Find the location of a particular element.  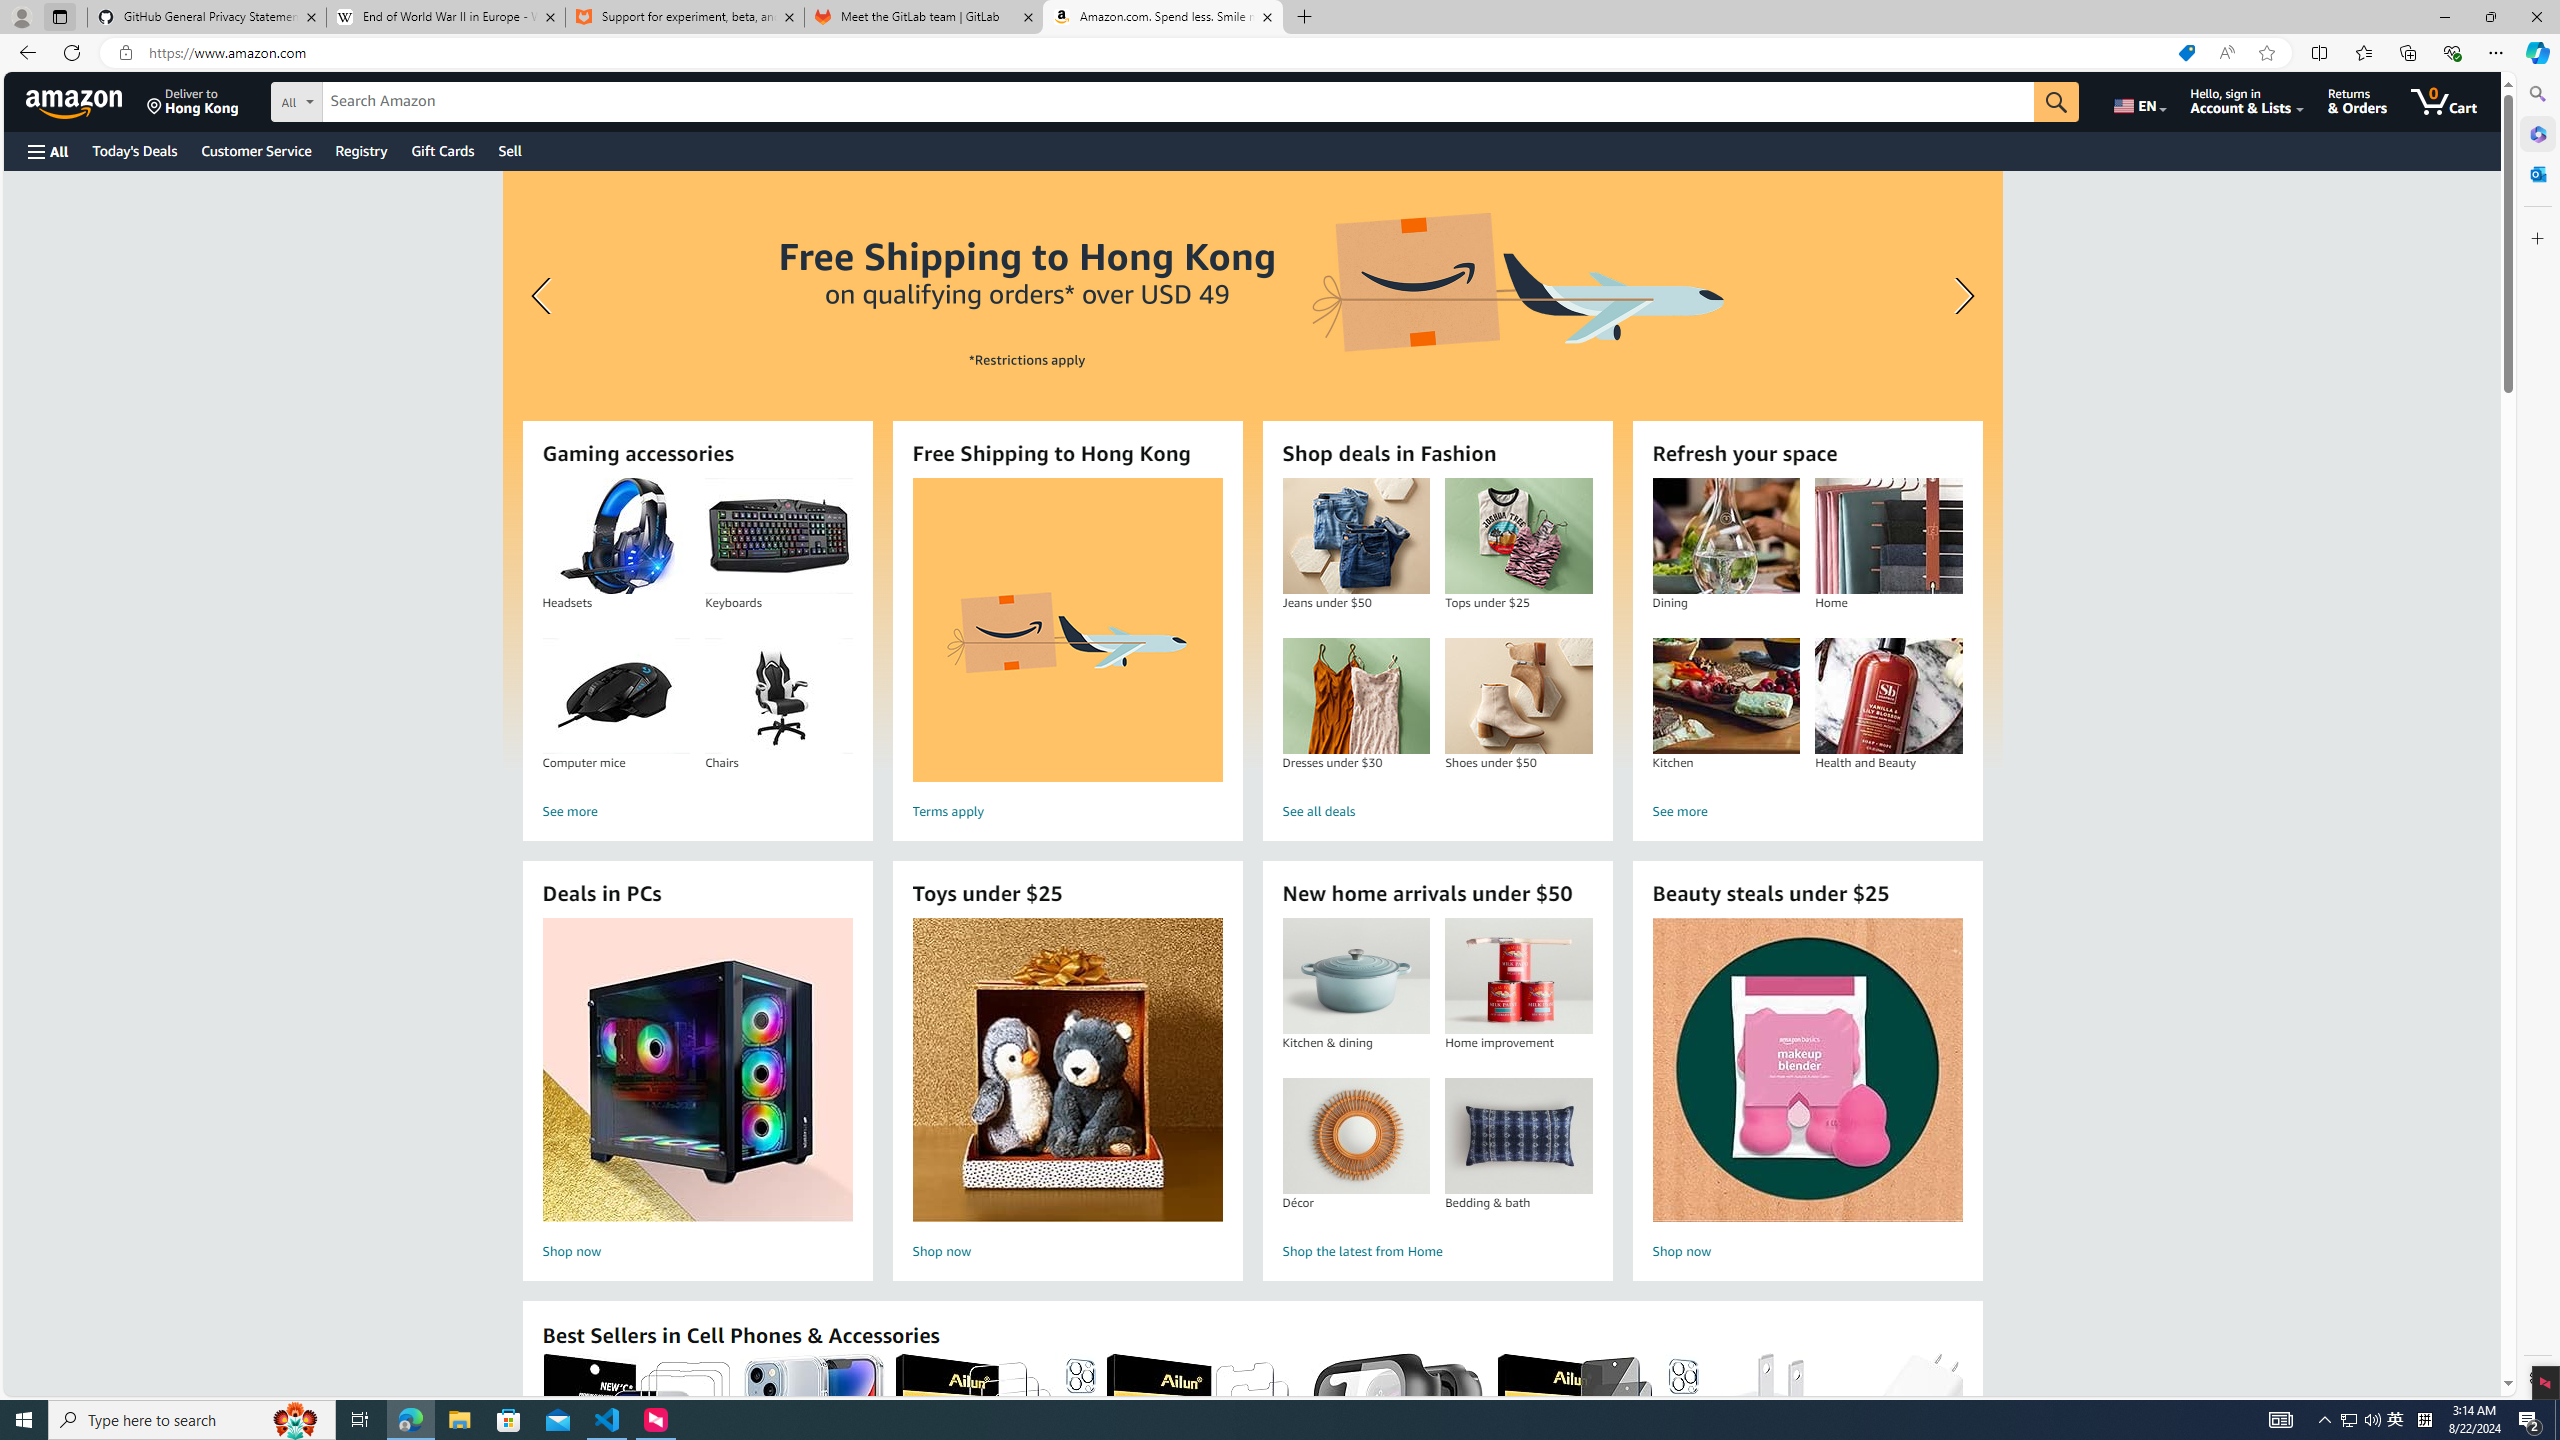

'Dresses under $30' is located at coordinates (1354, 696).